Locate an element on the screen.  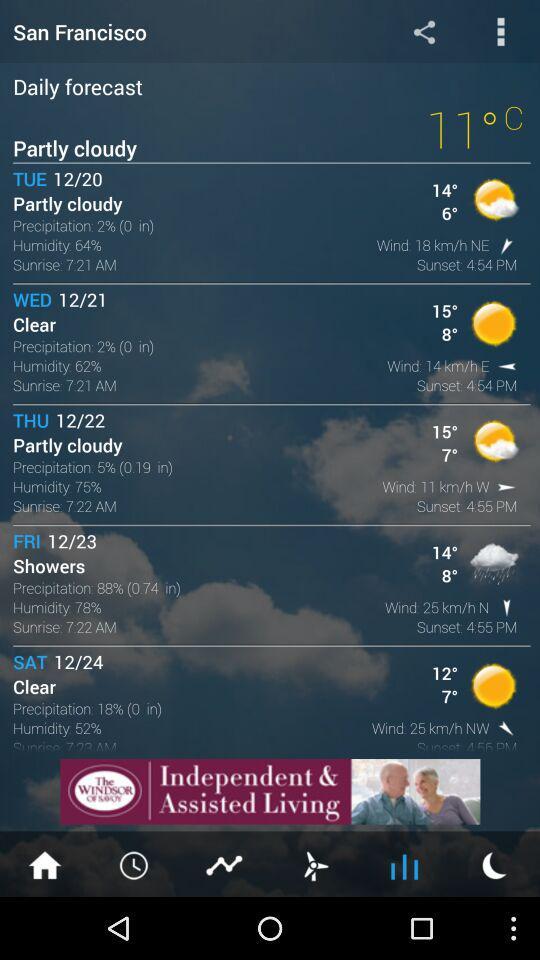
home page app is located at coordinates (44, 863).